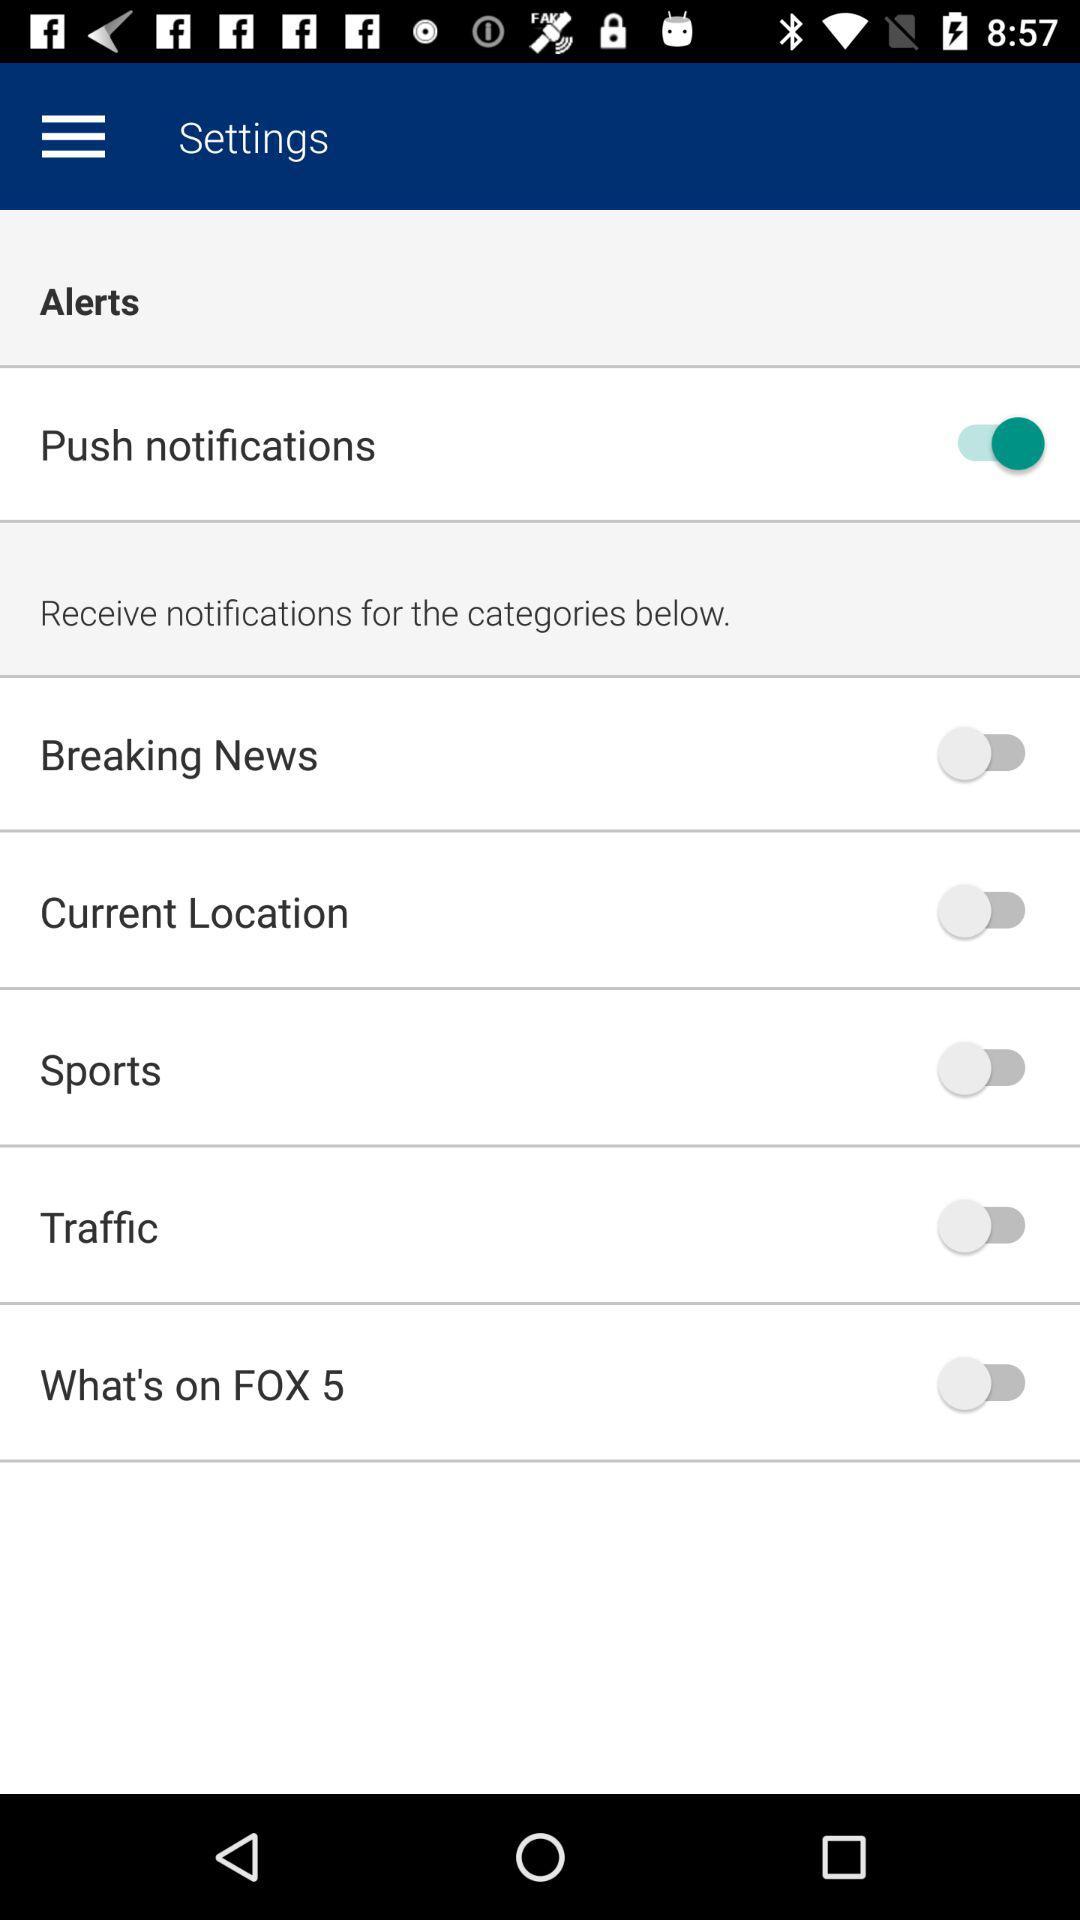 This screenshot has width=1080, height=1920. I want to click on switch on/off, so click(991, 1224).